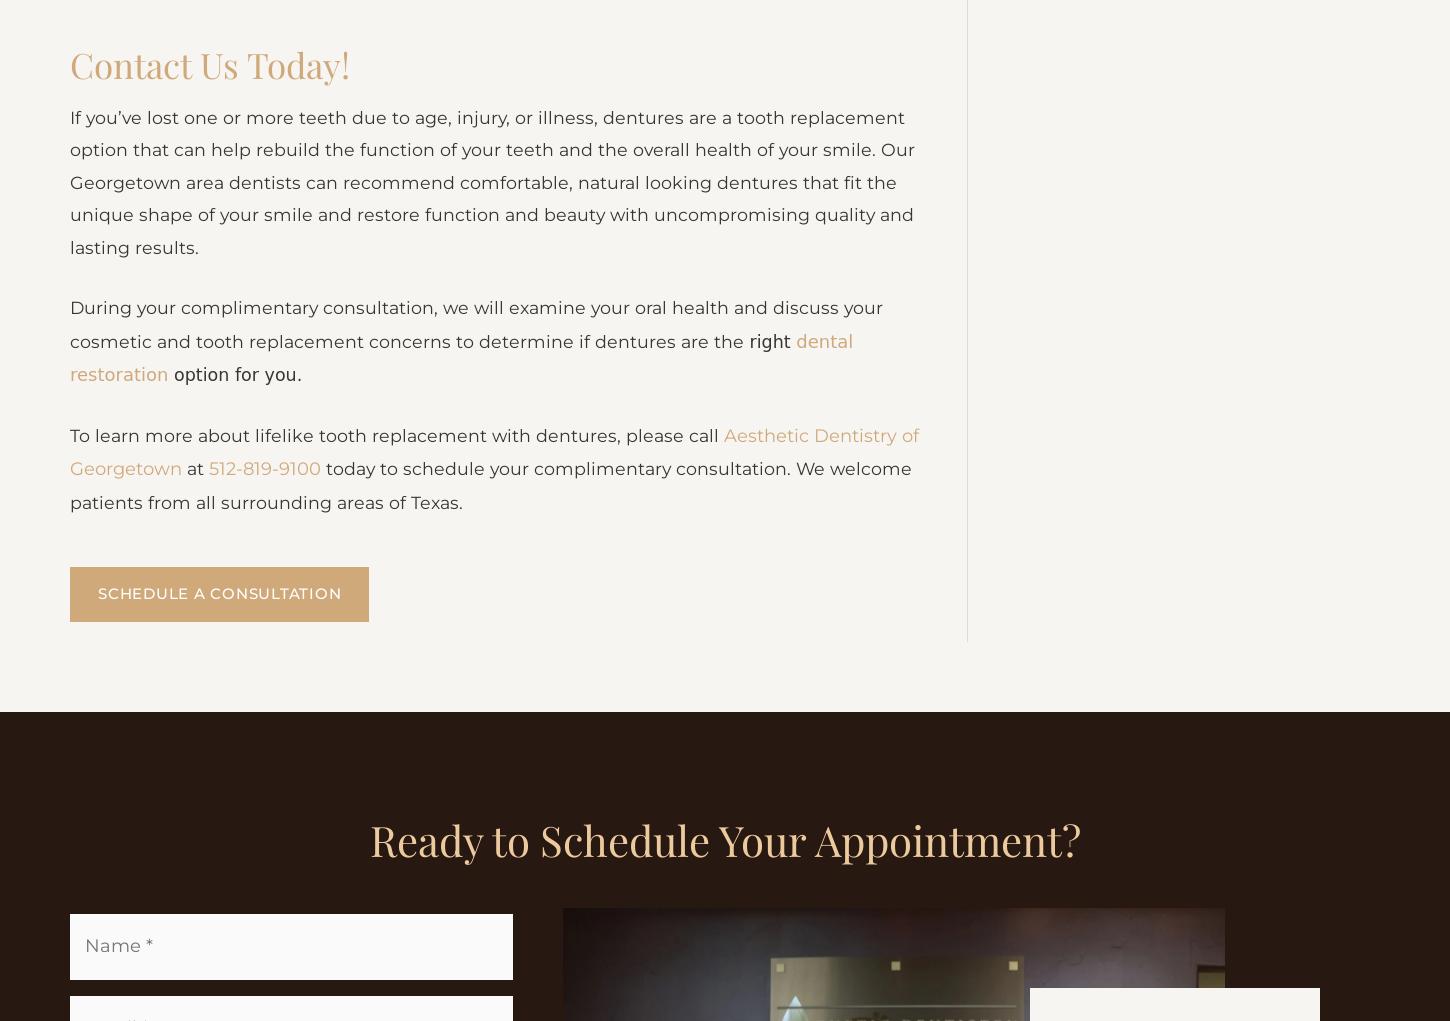 The width and height of the screenshot is (1450, 1021). Describe the element at coordinates (265, 610) in the screenshot. I see `'512-819-9100'` at that location.